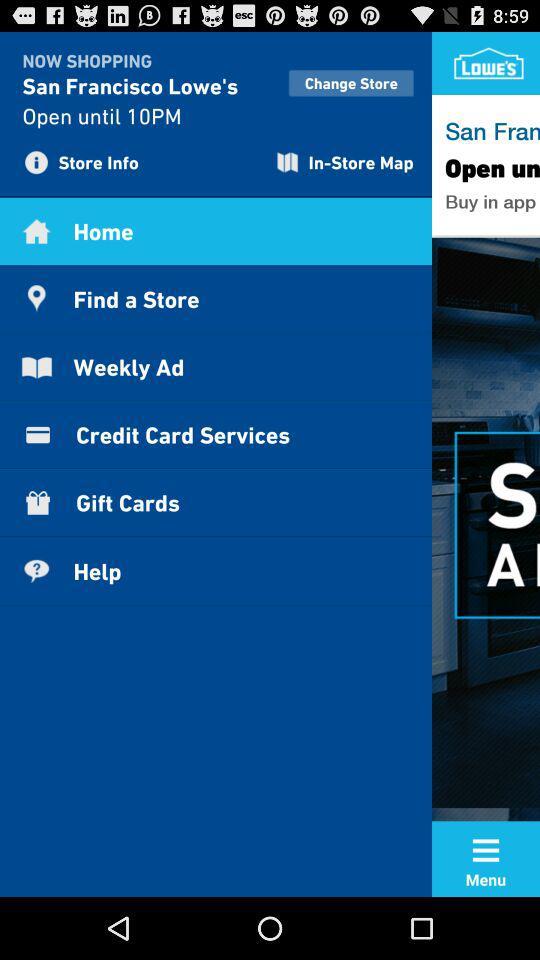  Describe the element at coordinates (42, 161) in the screenshot. I see `information symbol` at that location.